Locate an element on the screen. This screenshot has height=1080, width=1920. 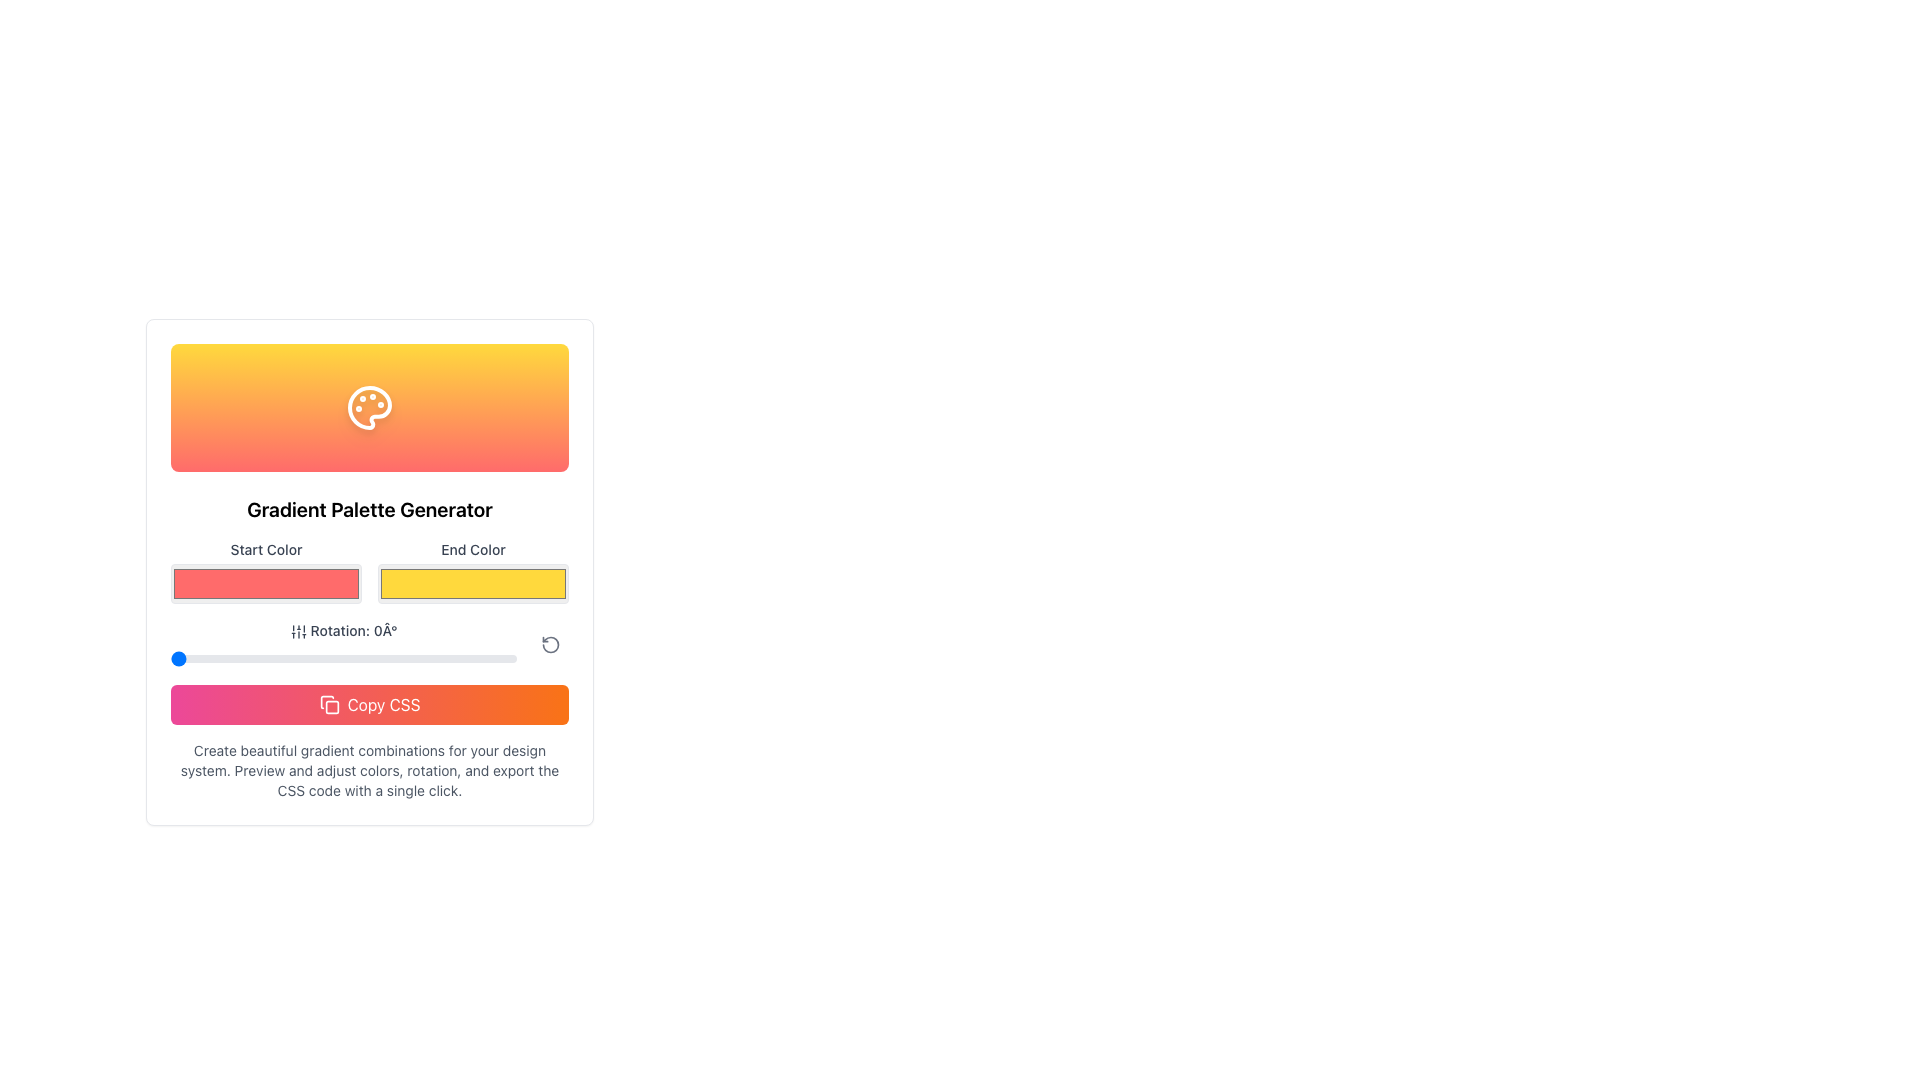
'Start Color' text label which is positioned above the color input field in the color selection section of the interface is located at coordinates (265, 550).